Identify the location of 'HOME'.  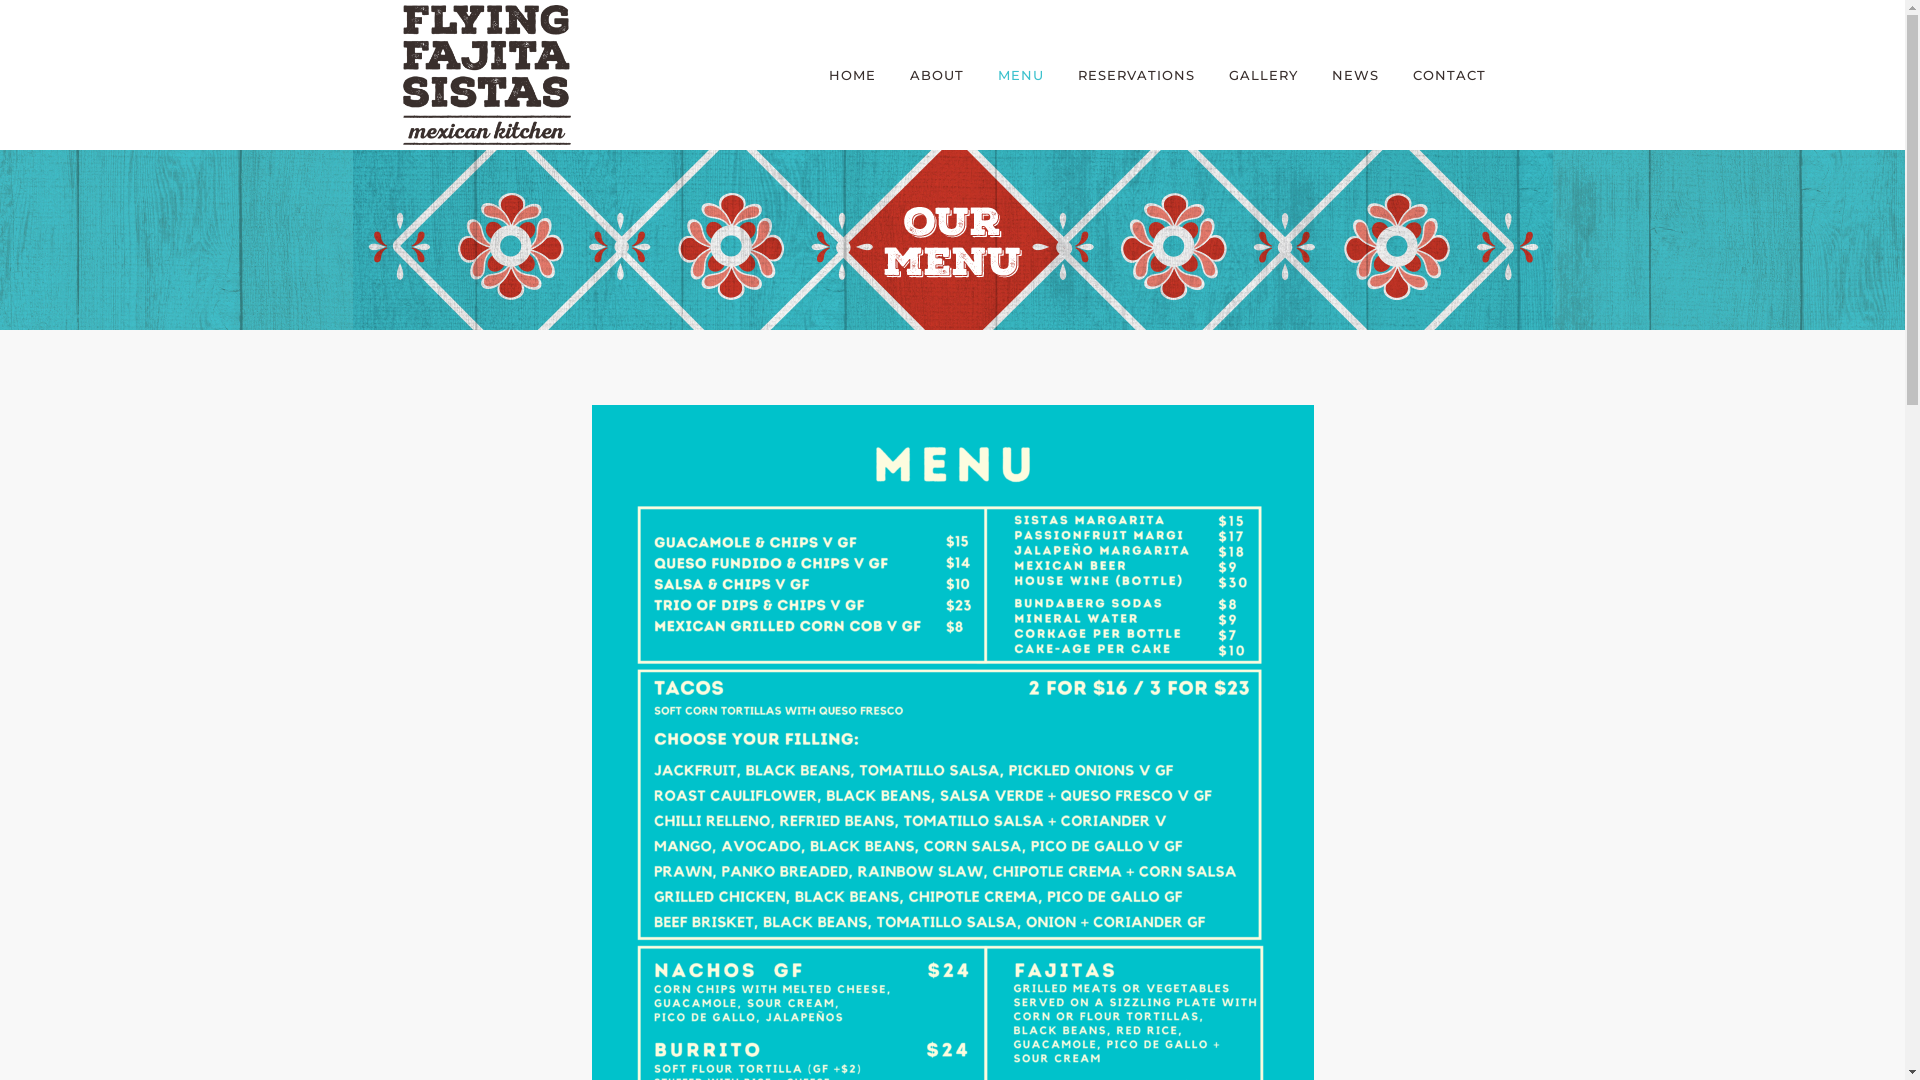
(852, 73).